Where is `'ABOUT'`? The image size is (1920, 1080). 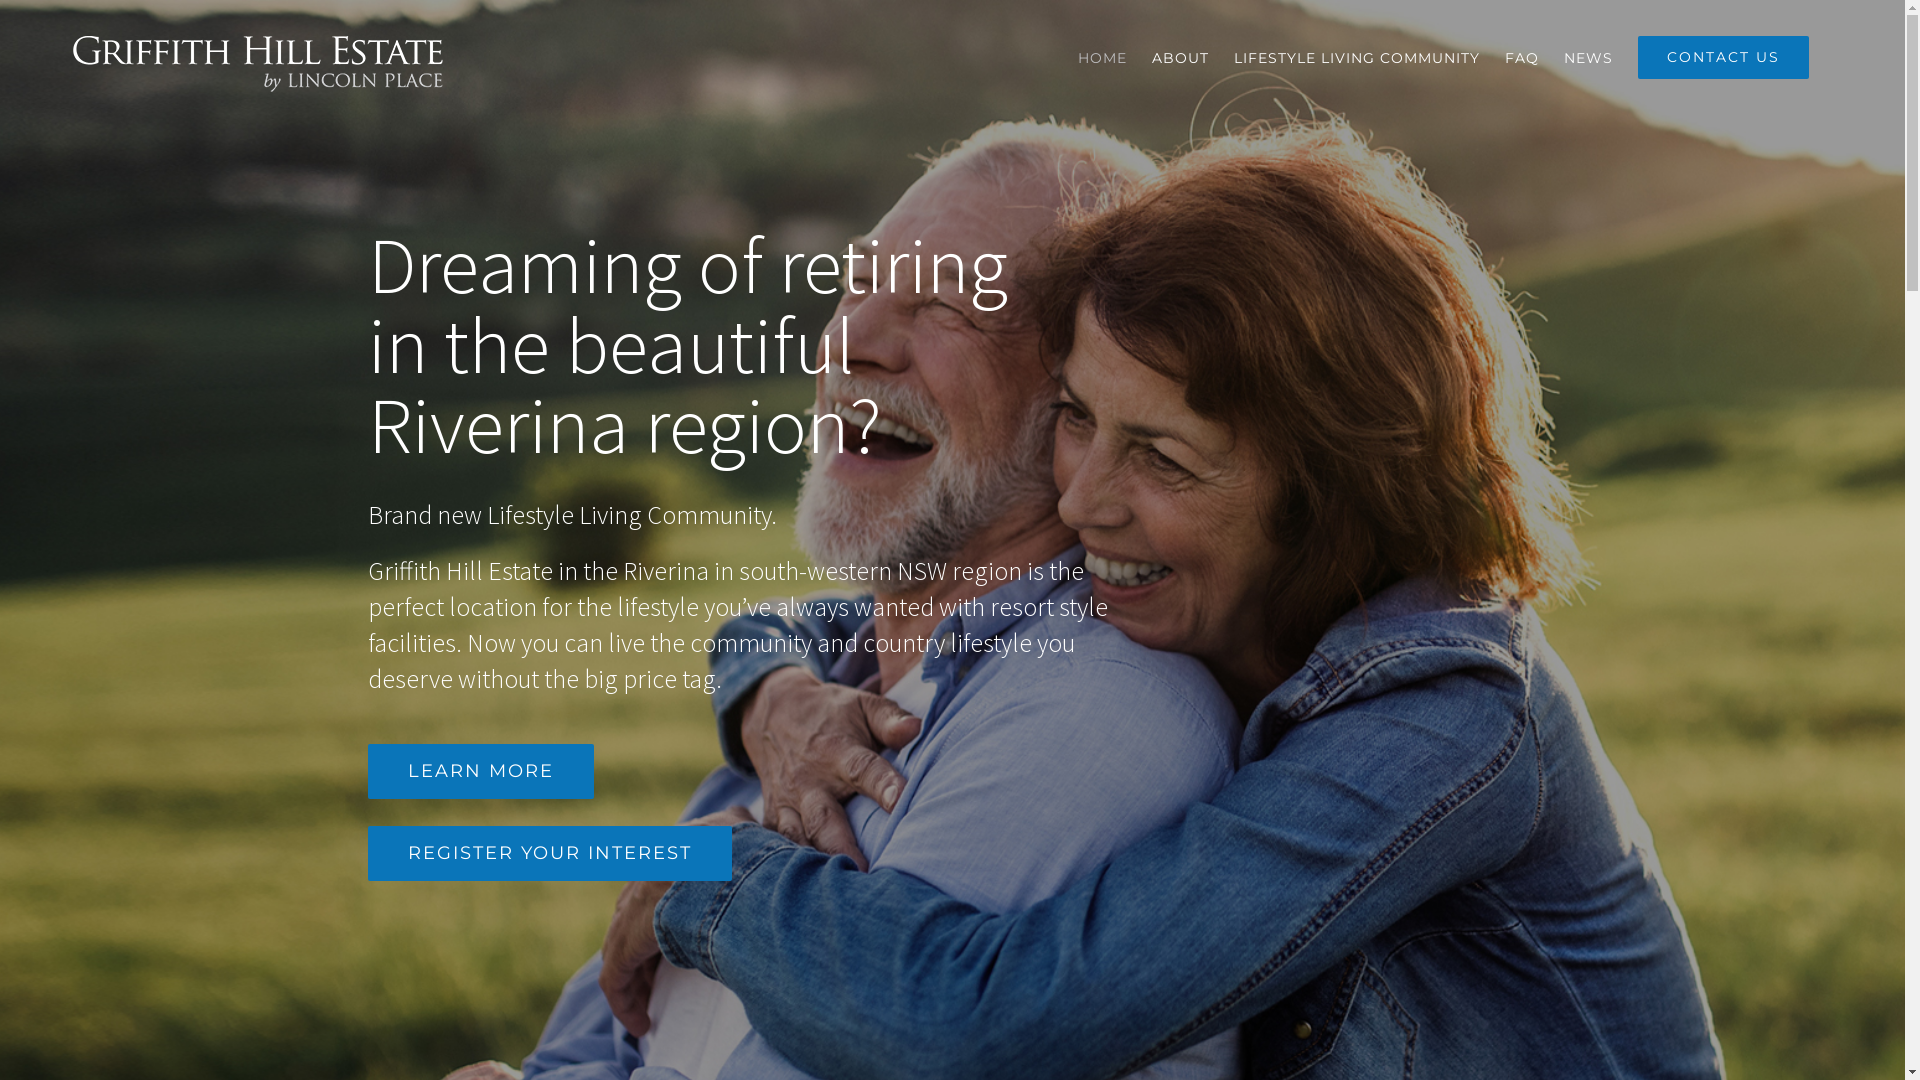 'ABOUT' is located at coordinates (1180, 56).